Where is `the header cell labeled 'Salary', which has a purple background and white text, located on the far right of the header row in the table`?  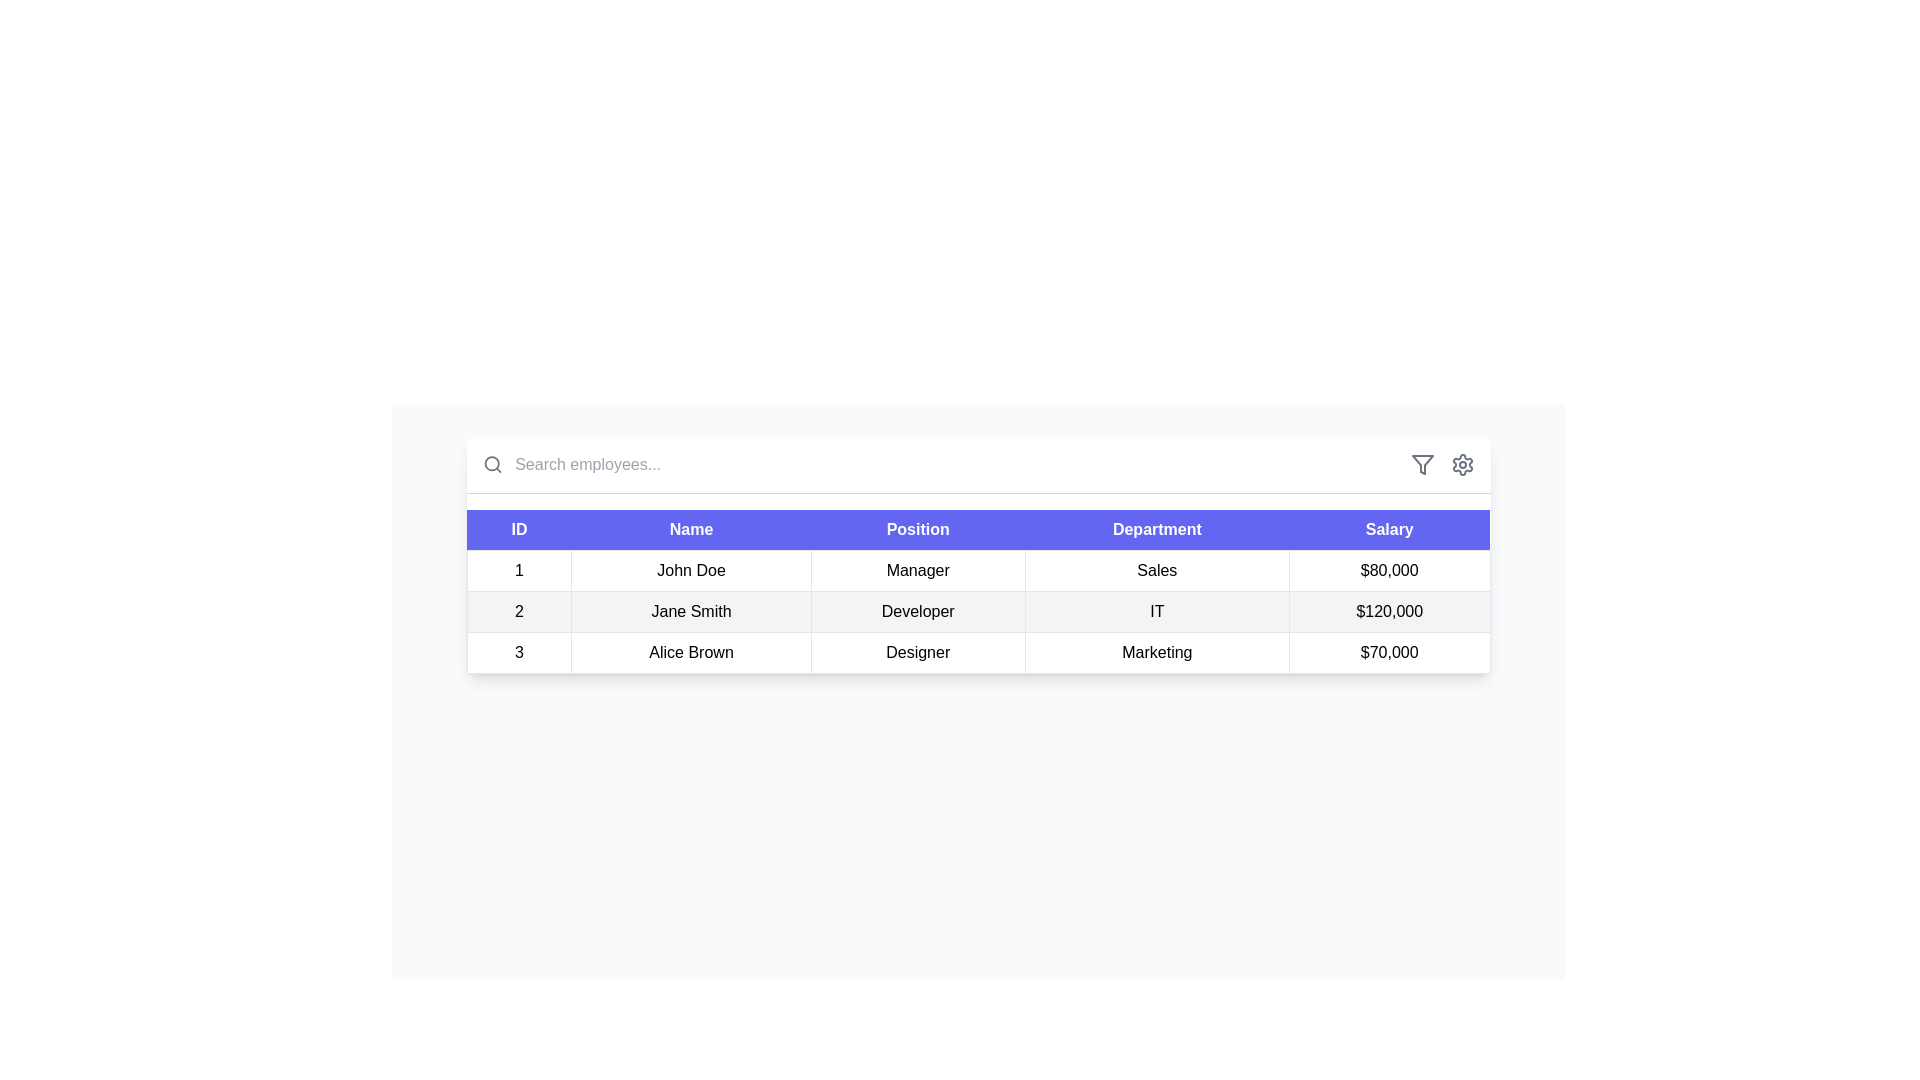
the header cell labeled 'Salary', which has a purple background and white text, located on the far right of the header row in the table is located at coordinates (1388, 529).